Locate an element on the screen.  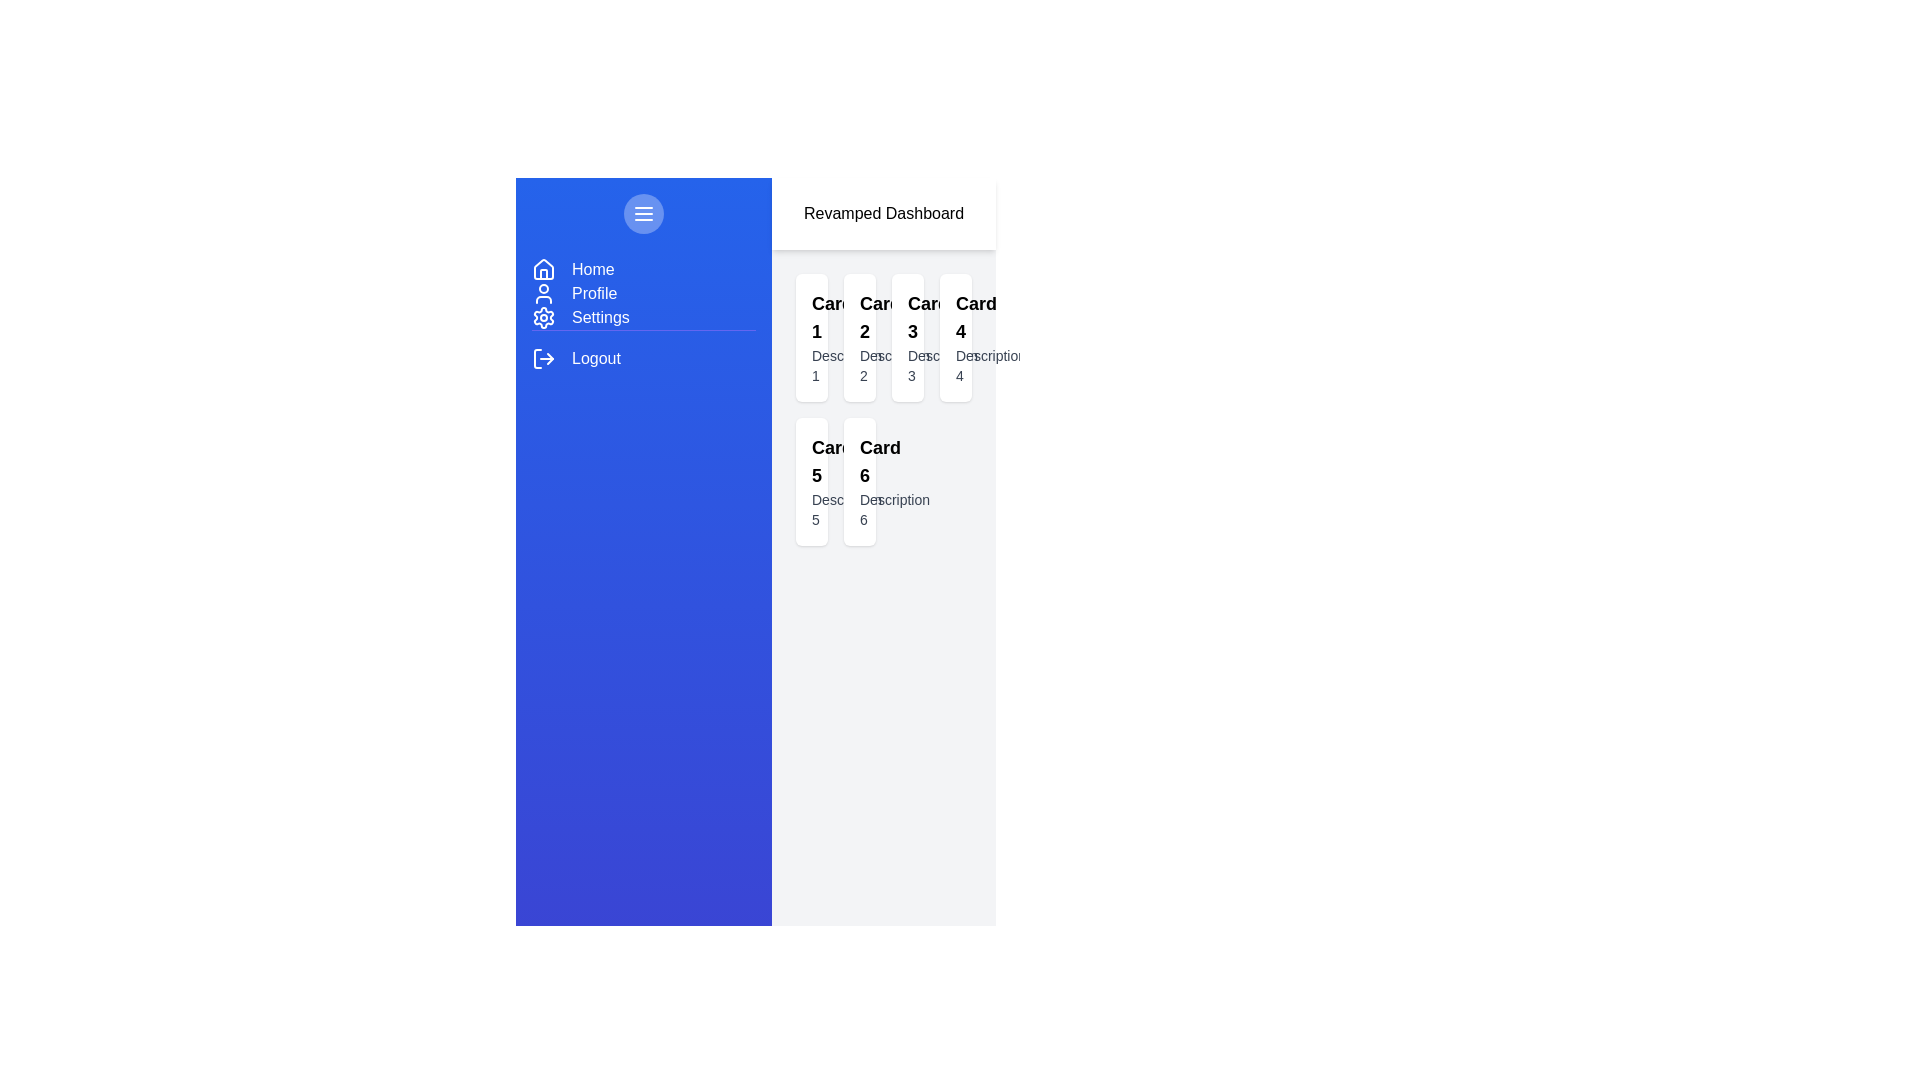
the first card in the 2x3 grid layout located under the 'Revamped Dashboard' heading is located at coordinates (811, 337).